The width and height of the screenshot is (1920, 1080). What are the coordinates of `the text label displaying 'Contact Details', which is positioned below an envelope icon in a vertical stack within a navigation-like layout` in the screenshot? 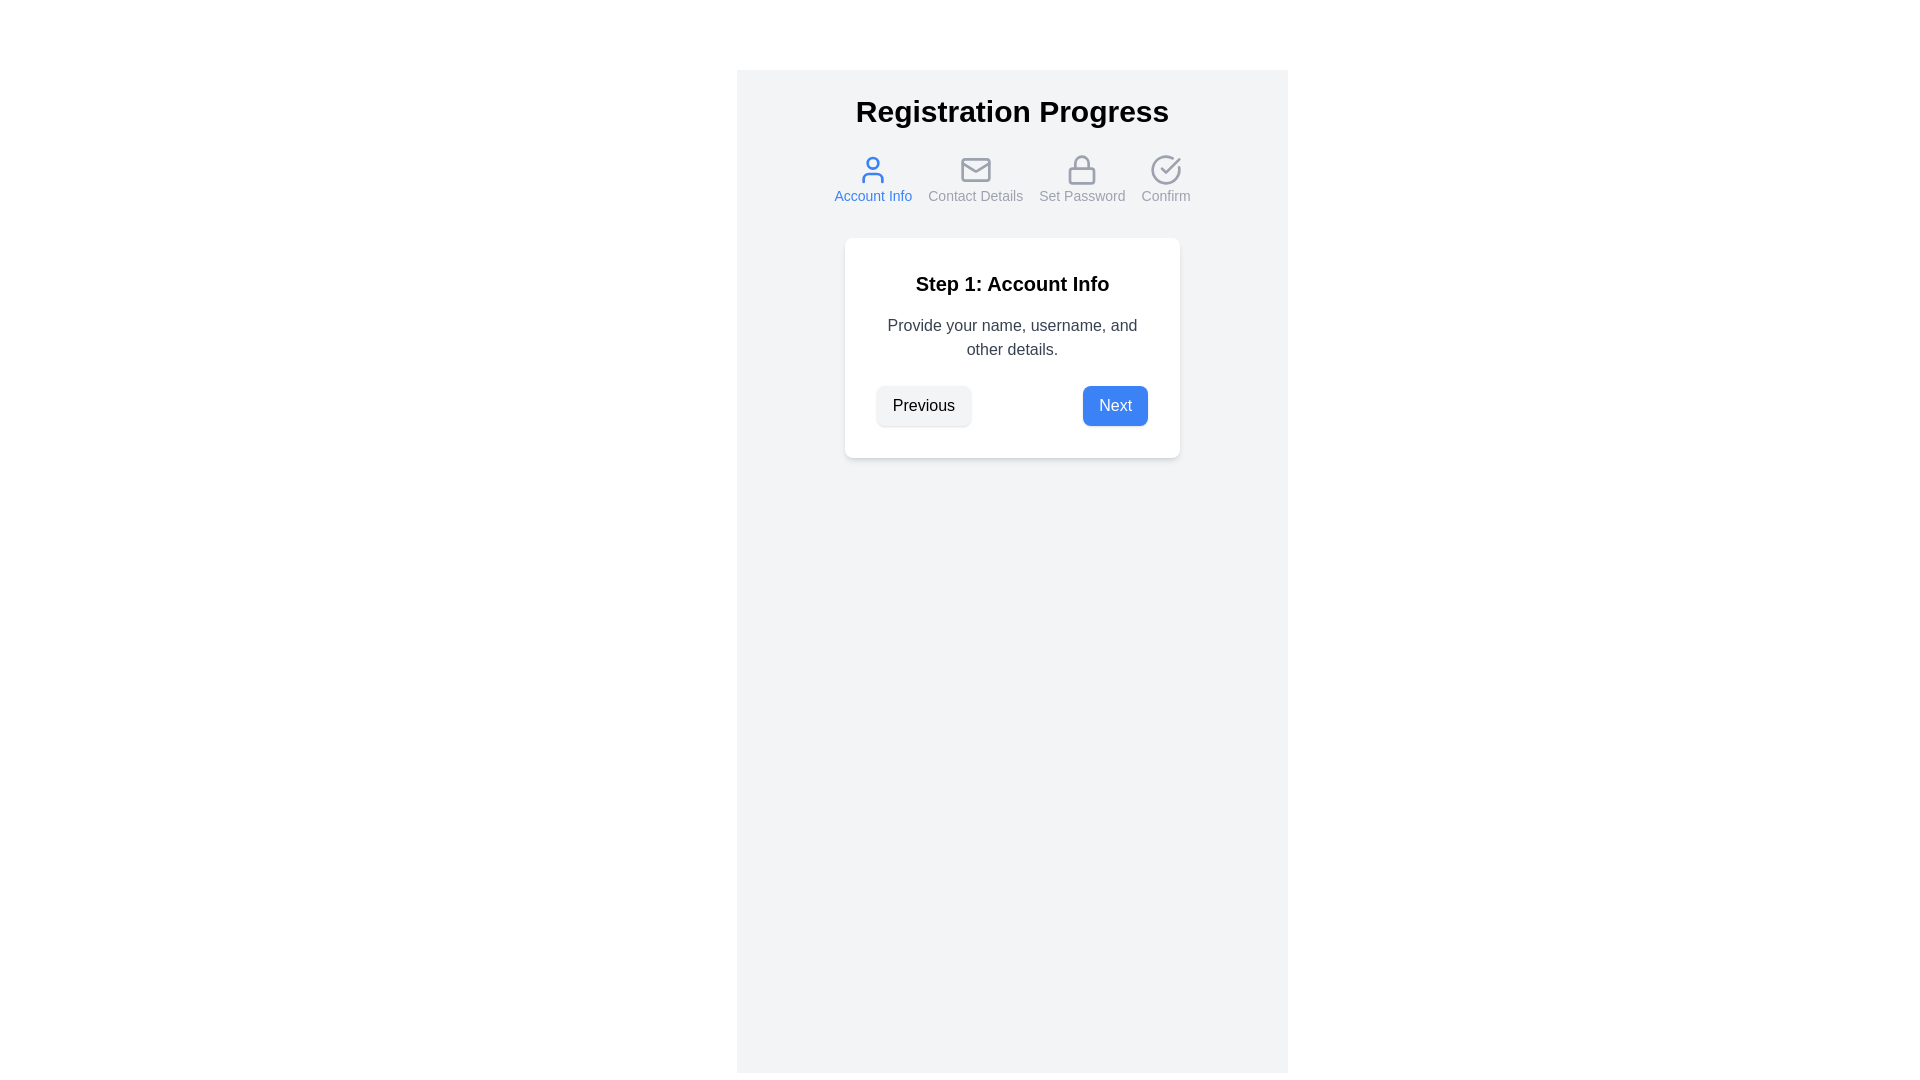 It's located at (975, 196).